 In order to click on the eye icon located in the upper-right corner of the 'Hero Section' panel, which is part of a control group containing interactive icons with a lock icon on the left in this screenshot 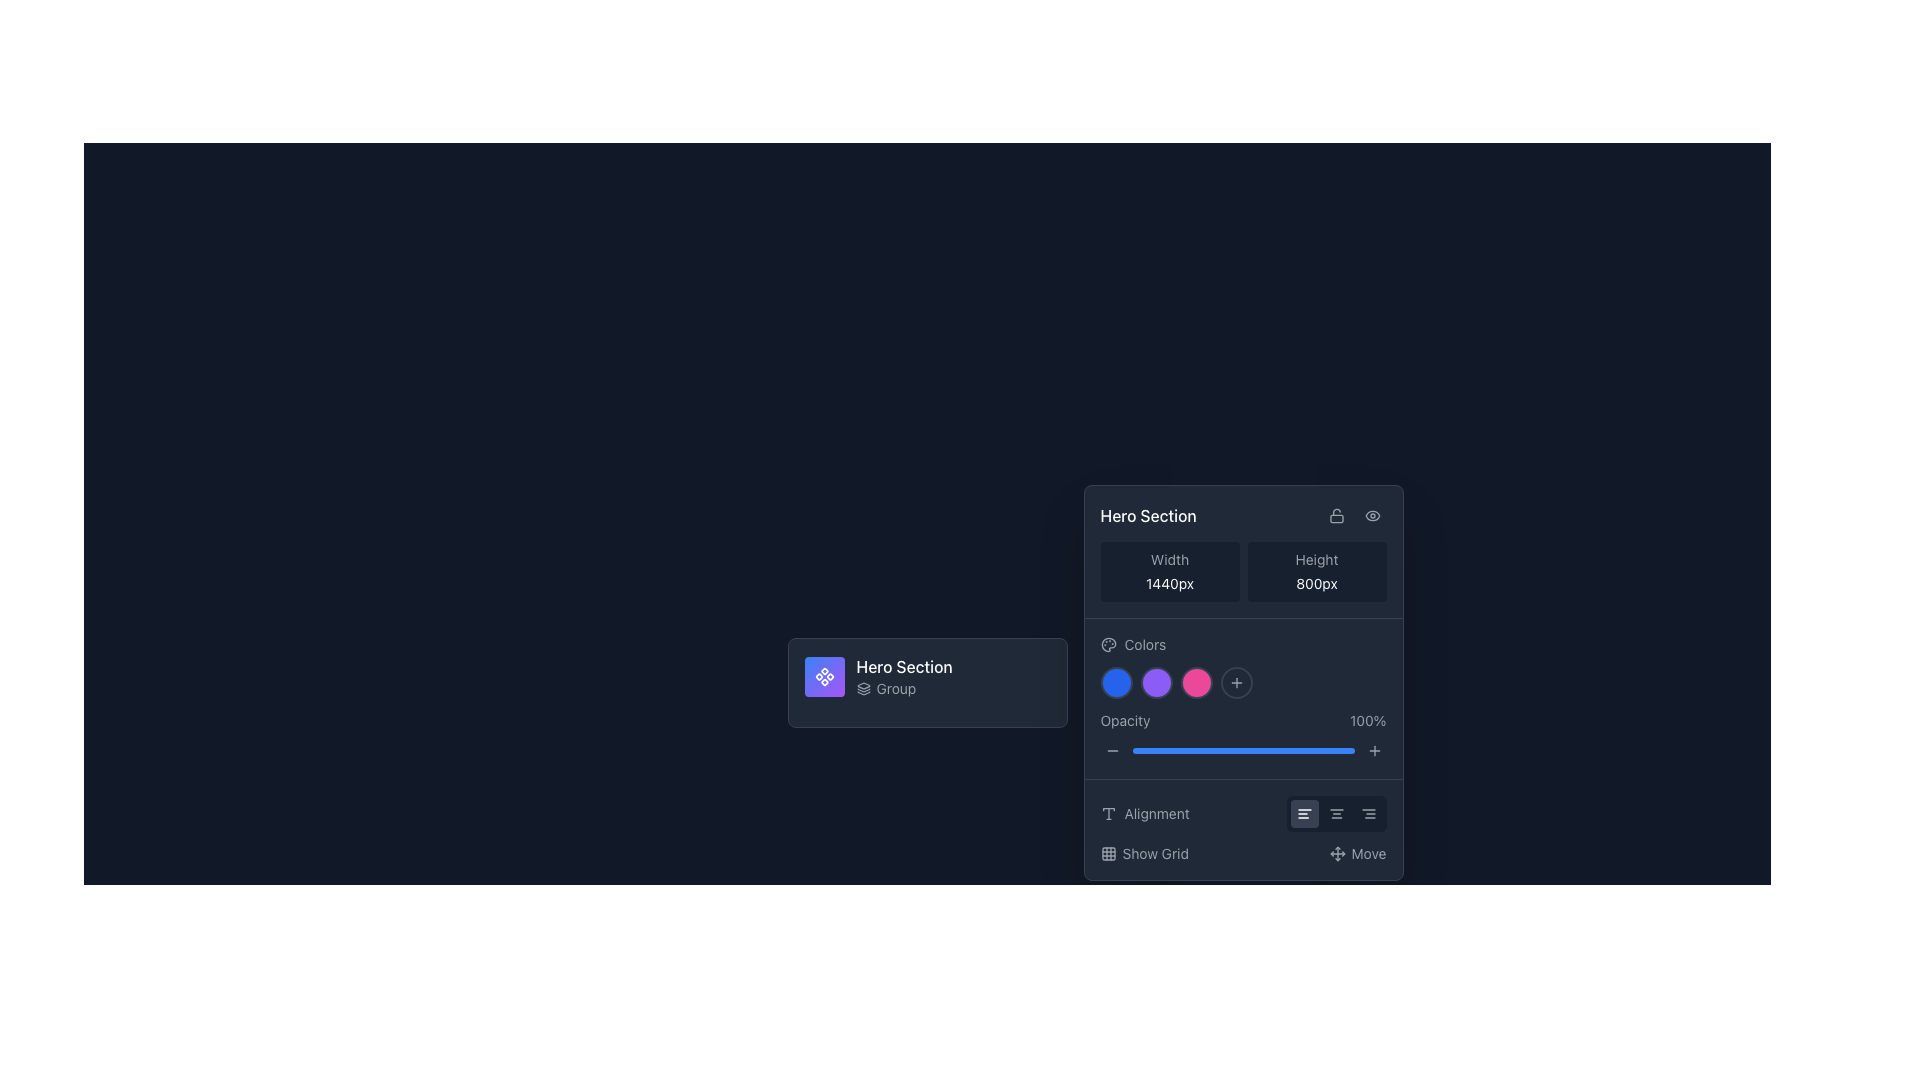, I will do `click(1354, 515)`.